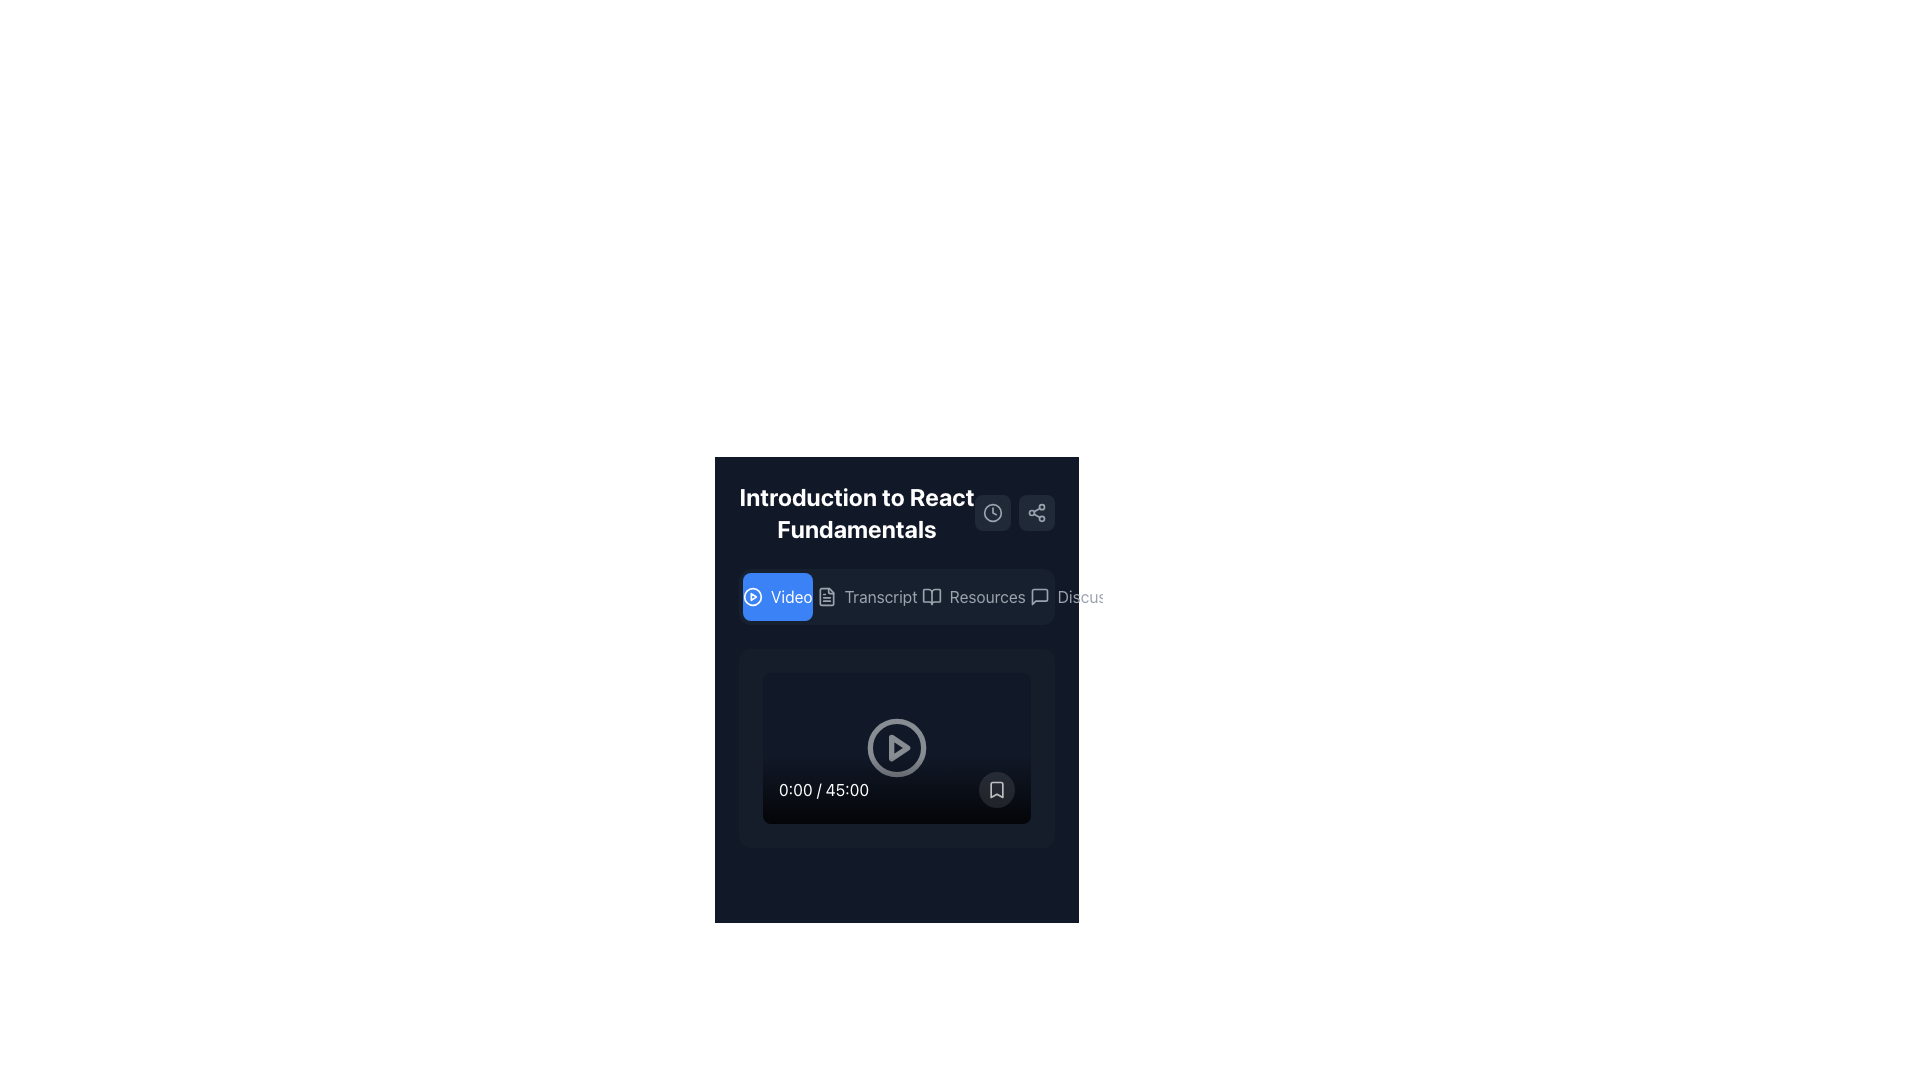  Describe the element at coordinates (1036, 512) in the screenshot. I see `the 'Share' icon located in the top-right corner of the 'Introduction to React Fundamentals' header to invoke sharing functionality` at that location.